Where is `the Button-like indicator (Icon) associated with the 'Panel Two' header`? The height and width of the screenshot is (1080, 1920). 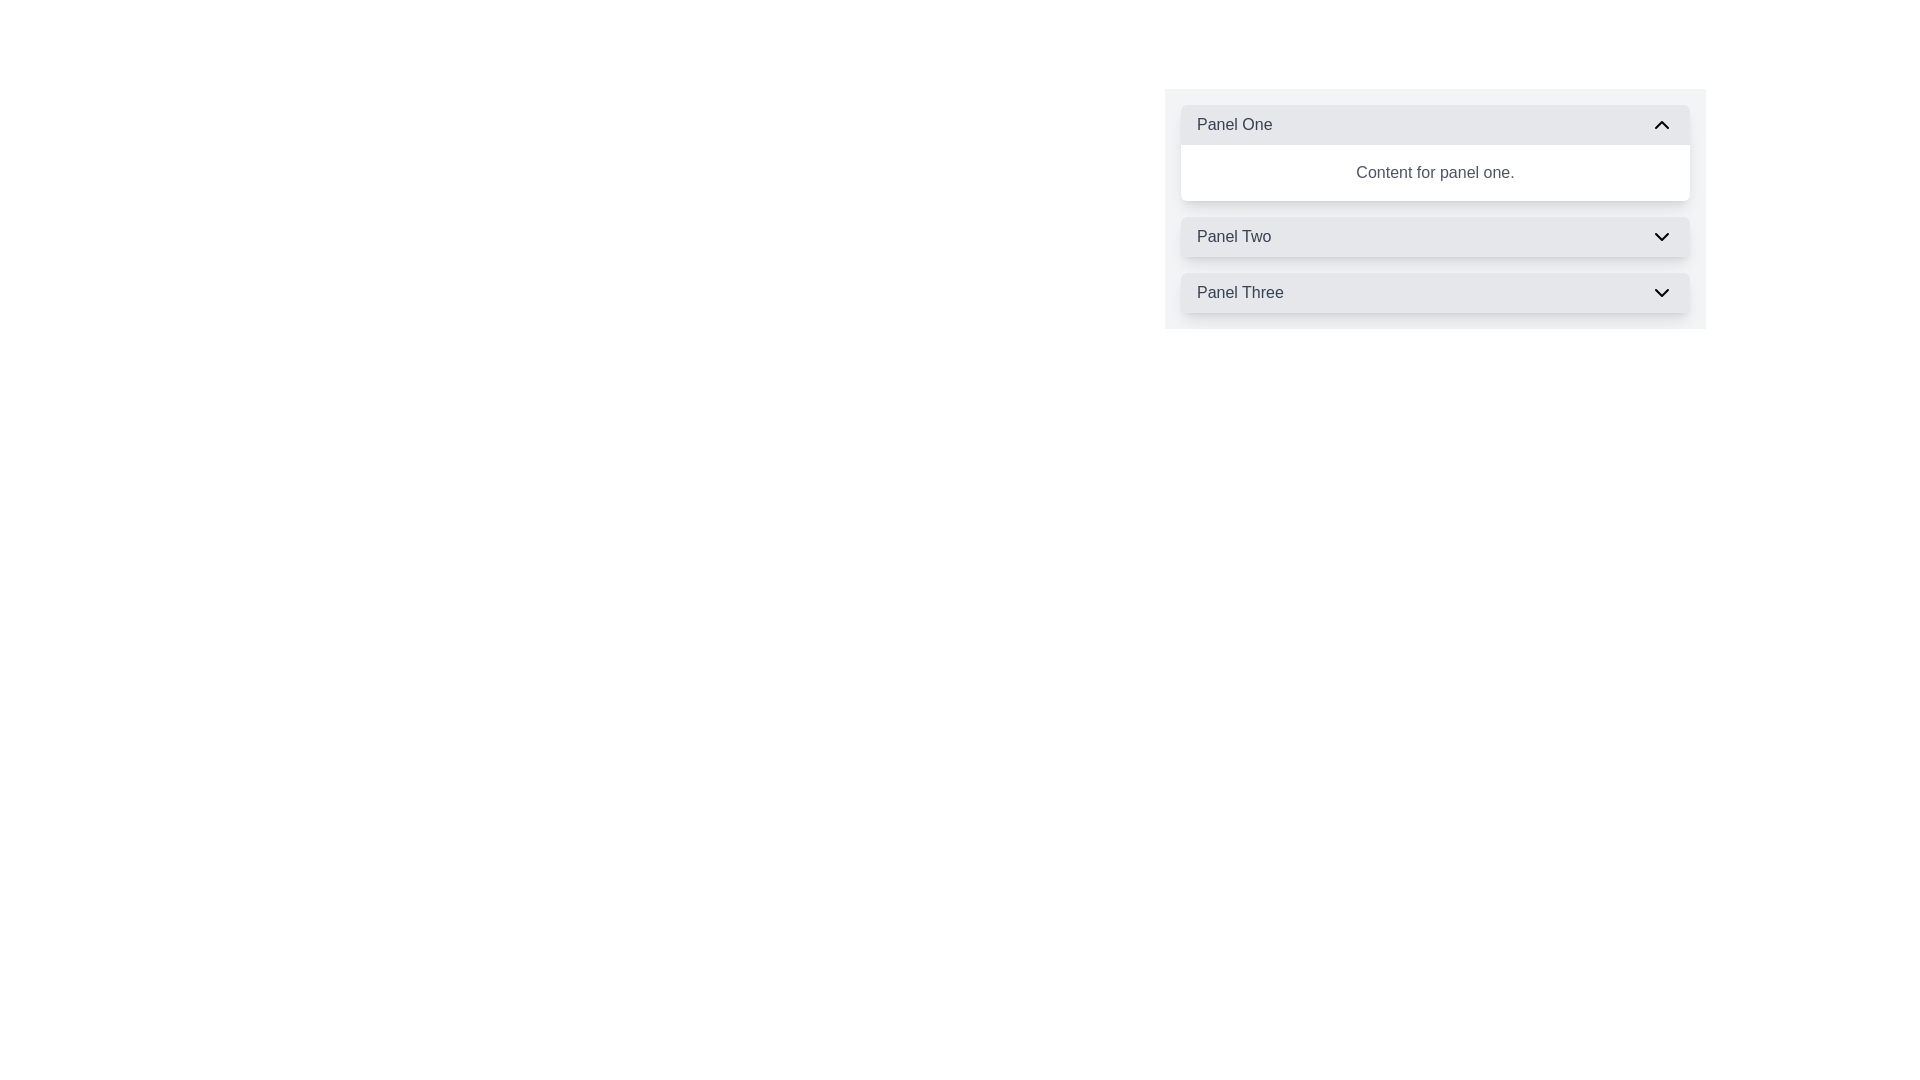
the Button-like indicator (Icon) associated with the 'Panel Two' header is located at coordinates (1661, 235).